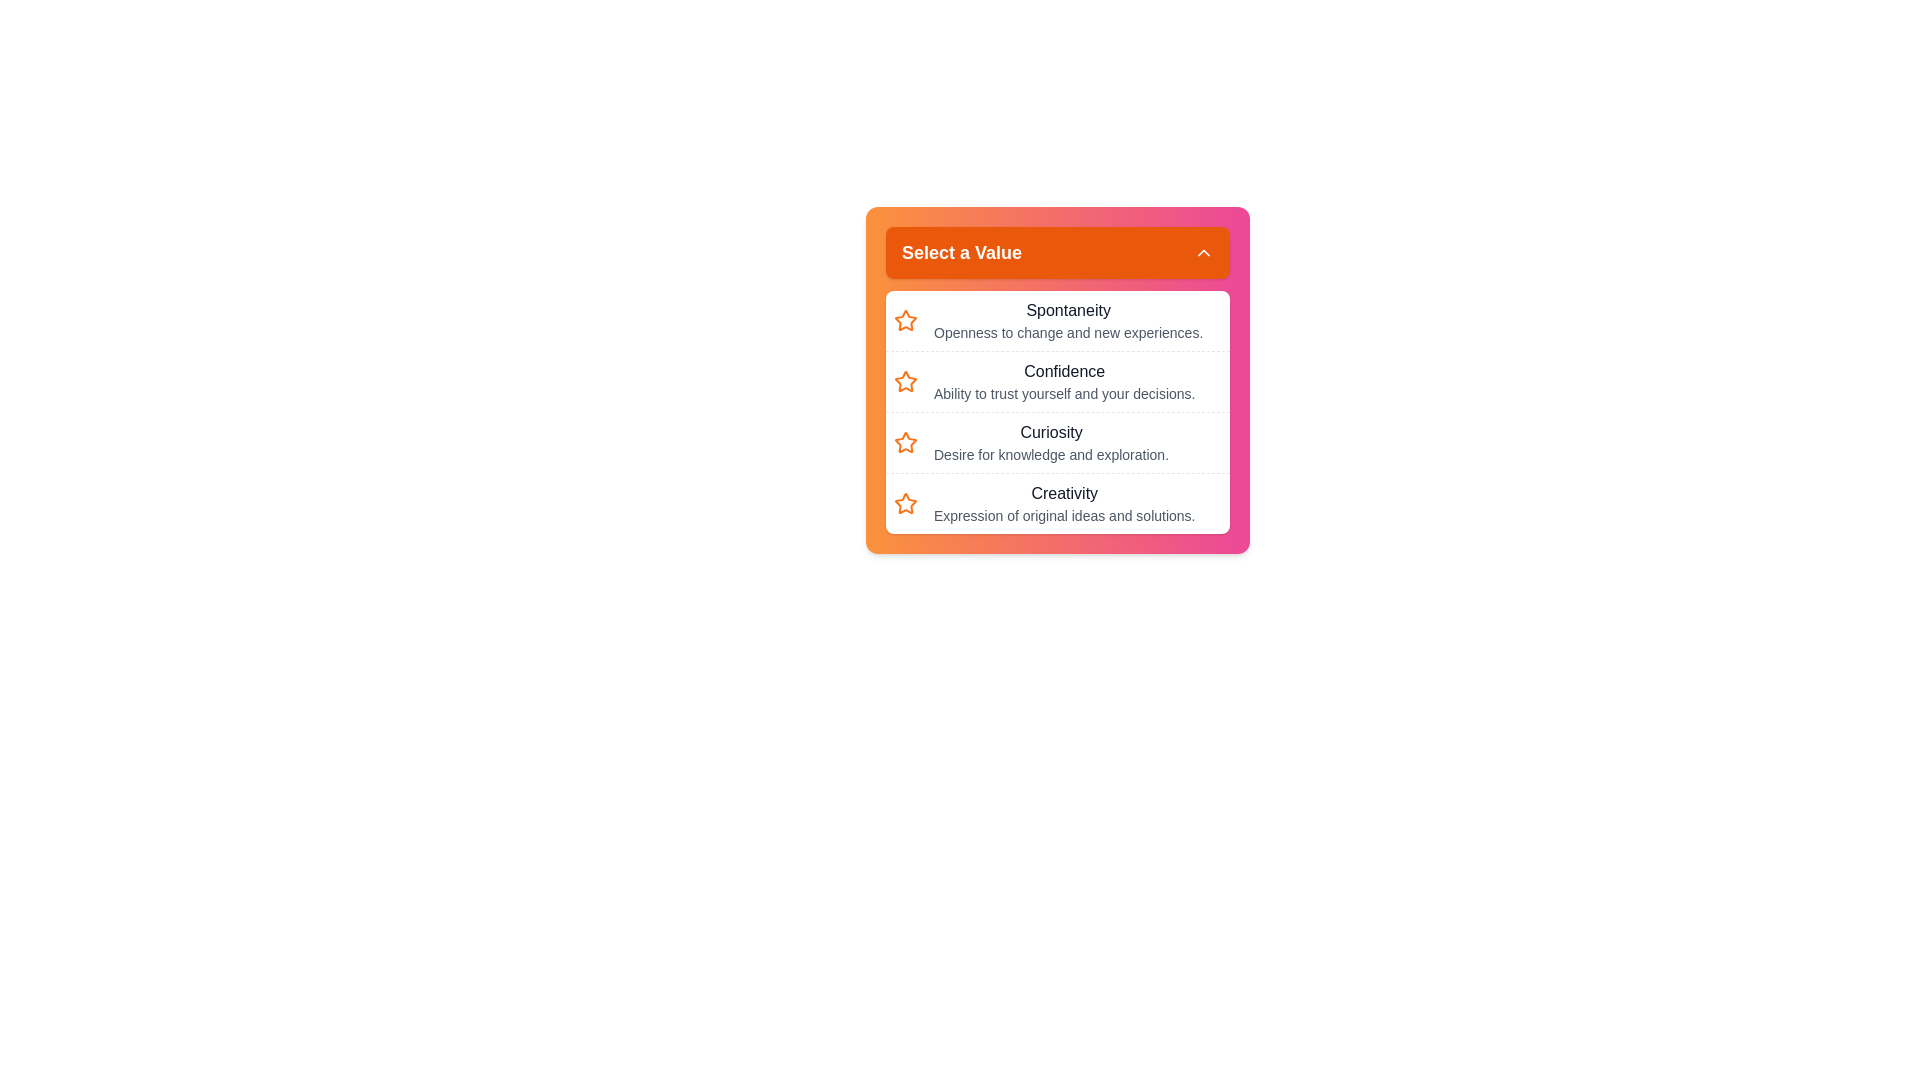 The height and width of the screenshot is (1080, 1920). I want to click on descriptive text located within the 'Creativity' item of the dropdown list titled 'Select a Value', specifically the second line directly below its title, so click(1063, 515).